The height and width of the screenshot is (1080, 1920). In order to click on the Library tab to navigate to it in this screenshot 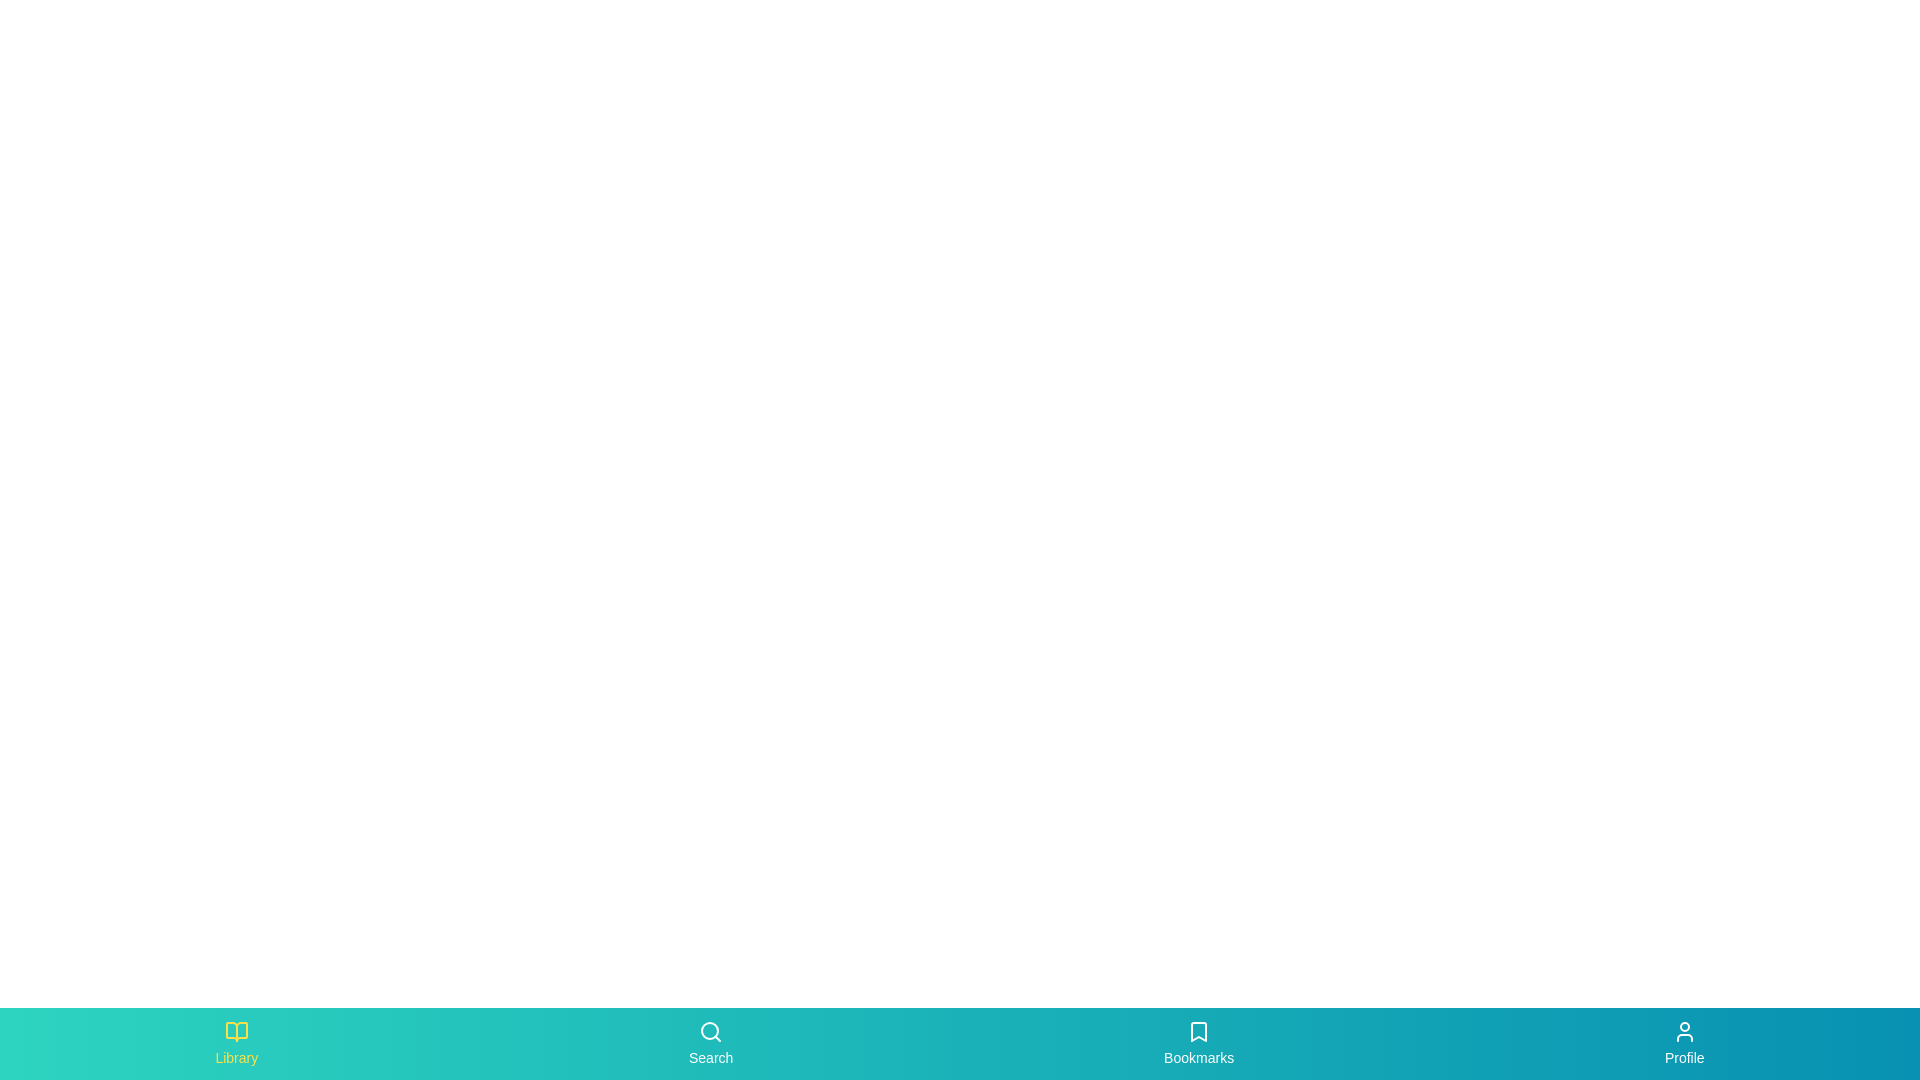, I will do `click(236, 1043)`.